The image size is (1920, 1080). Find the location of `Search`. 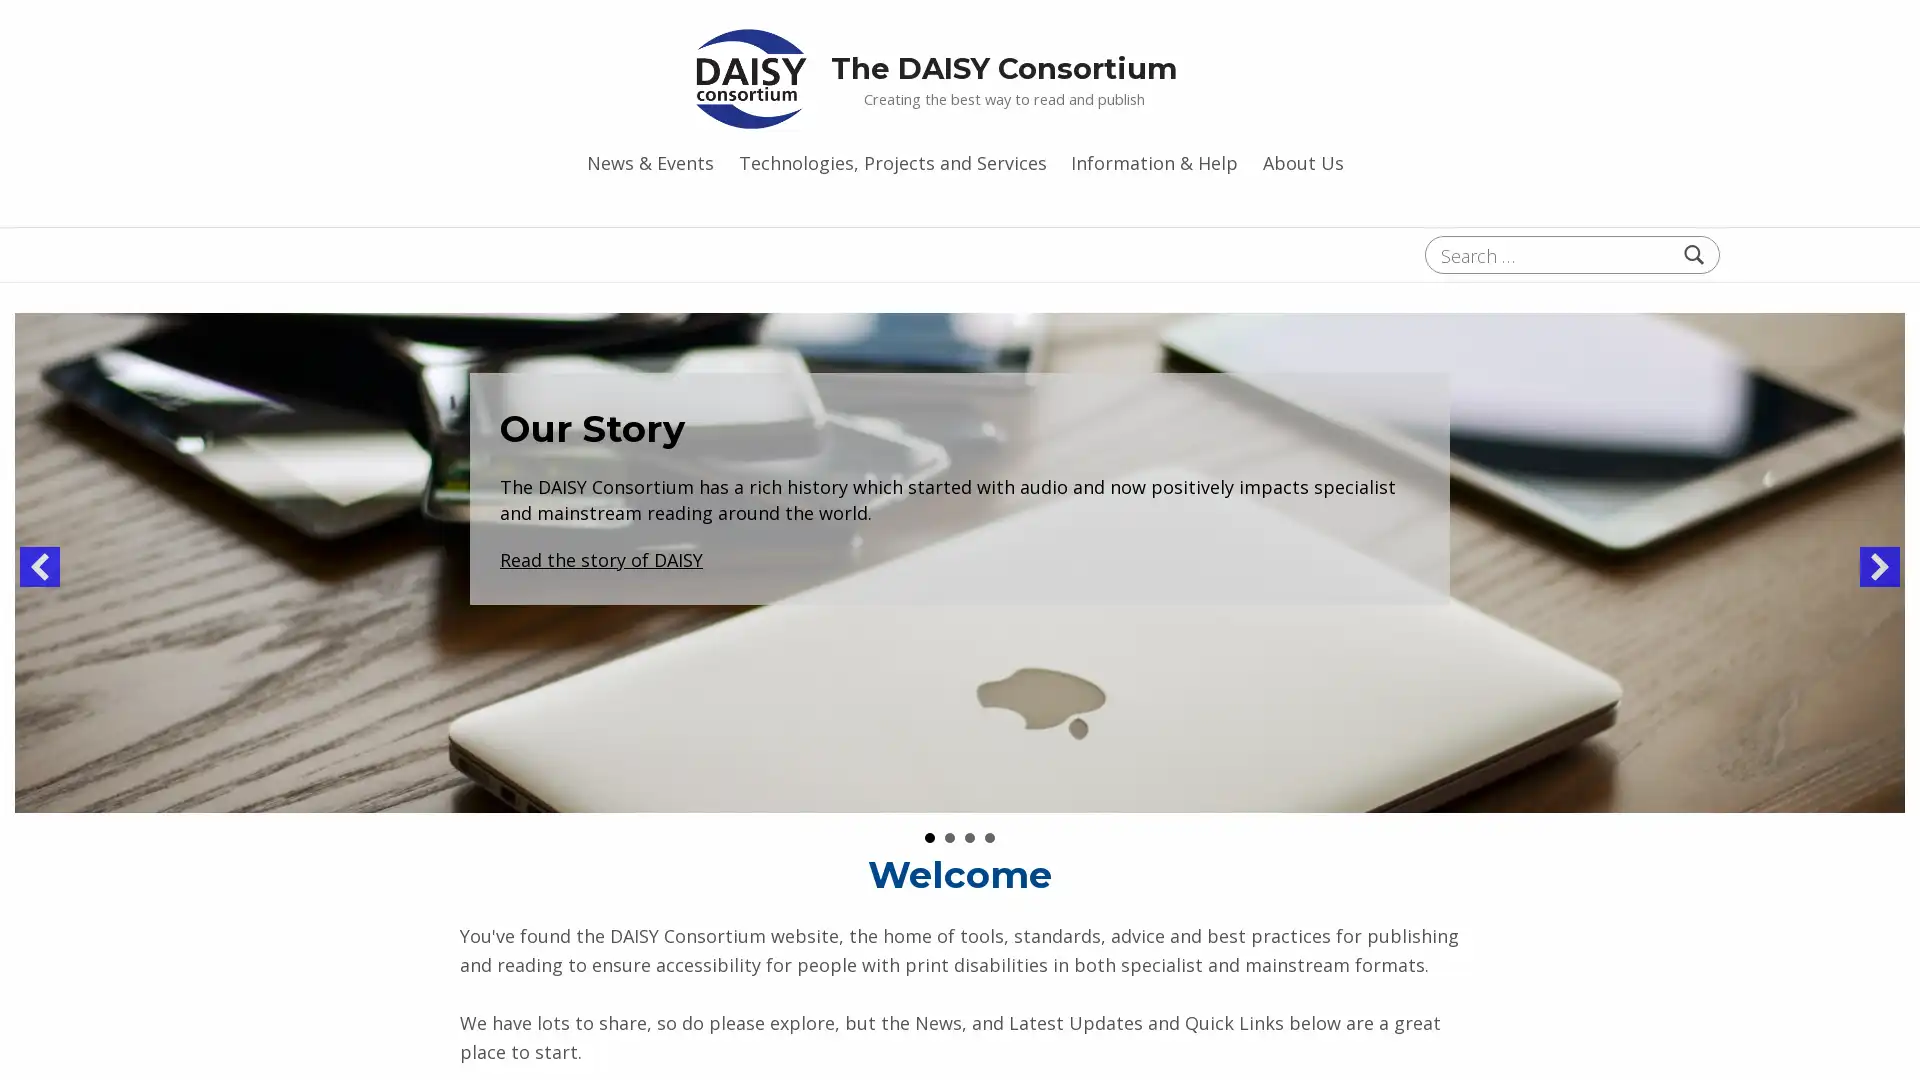

Search is located at coordinates (1693, 253).